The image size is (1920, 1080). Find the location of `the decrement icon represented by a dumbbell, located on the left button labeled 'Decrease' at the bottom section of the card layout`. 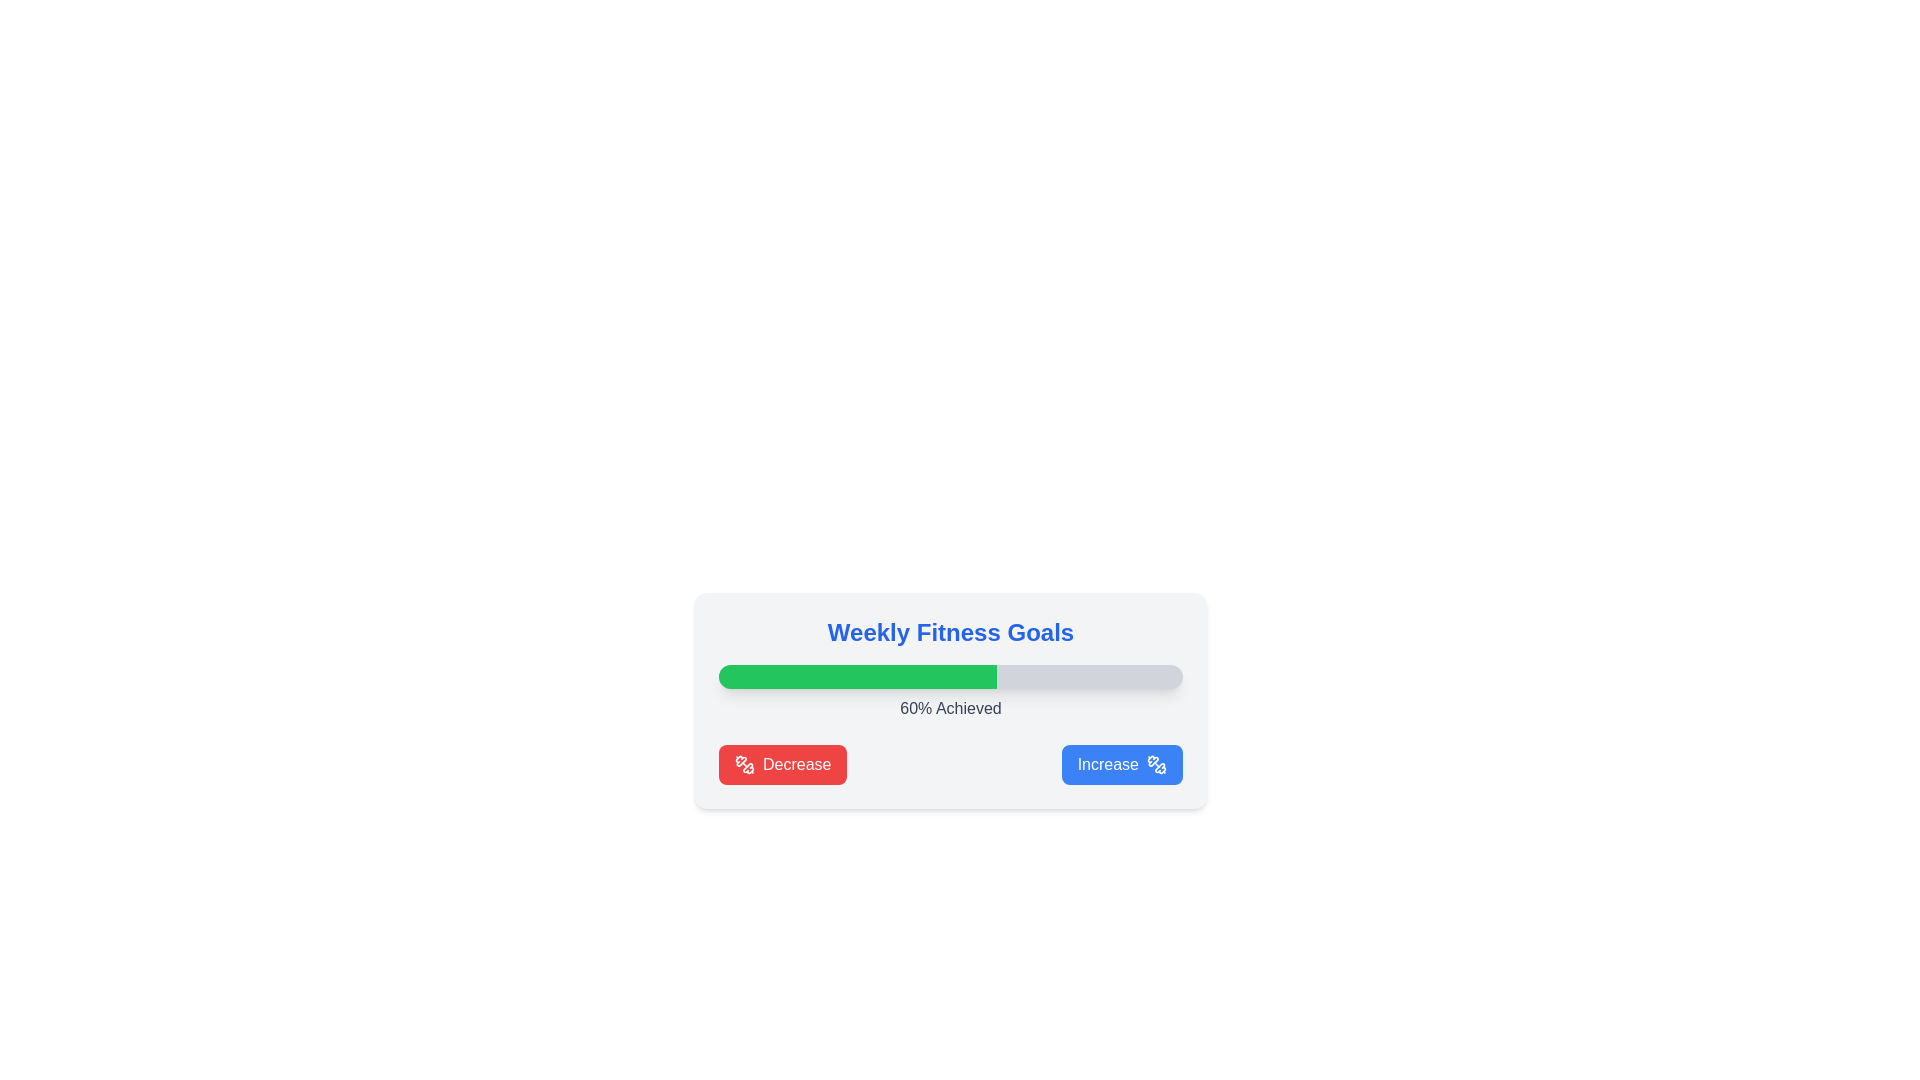

the decrement icon represented by a dumbbell, located on the left button labeled 'Decrease' at the bottom section of the card layout is located at coordinates (743, 764).